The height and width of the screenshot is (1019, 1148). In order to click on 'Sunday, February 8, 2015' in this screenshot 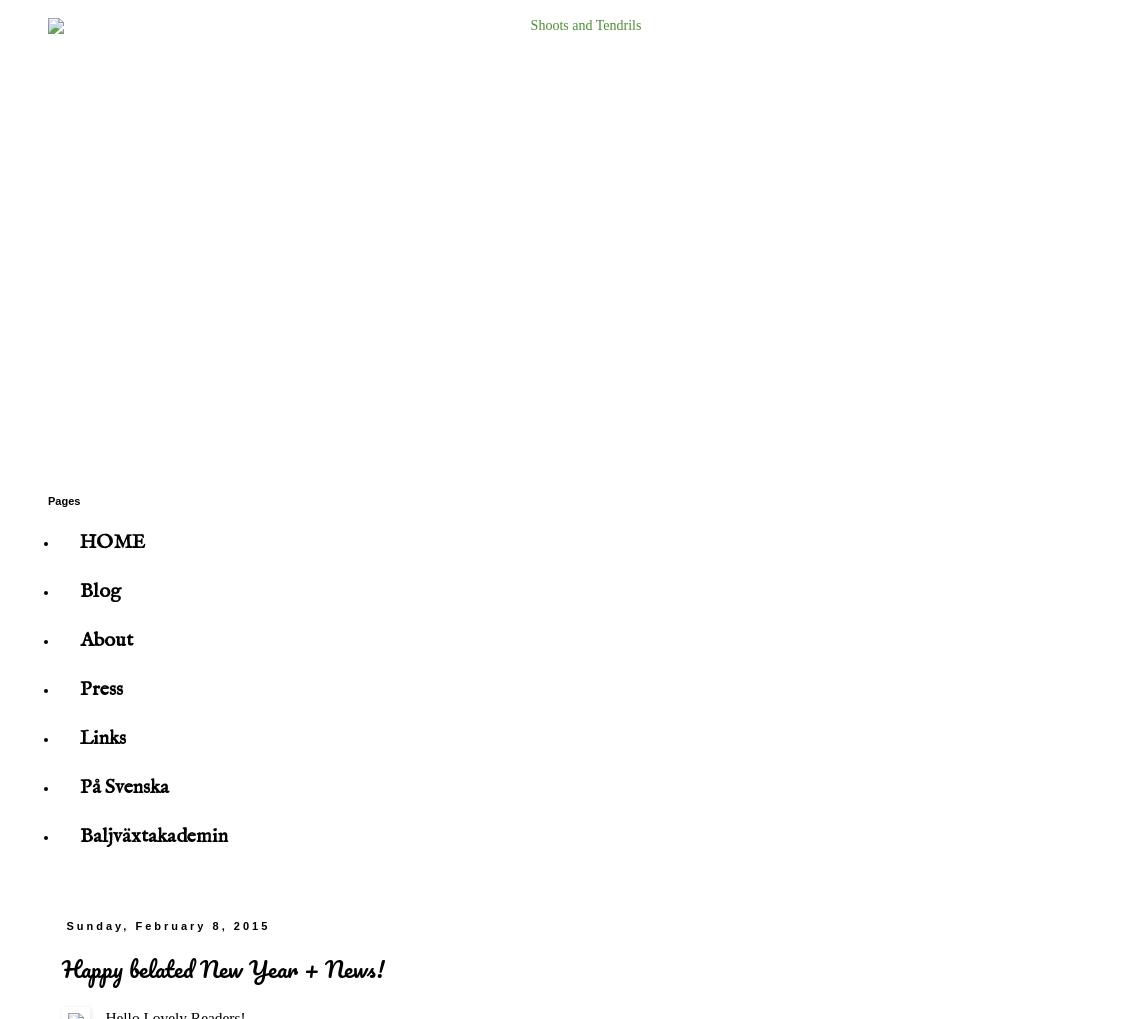, I will do `click(167, 925)`.